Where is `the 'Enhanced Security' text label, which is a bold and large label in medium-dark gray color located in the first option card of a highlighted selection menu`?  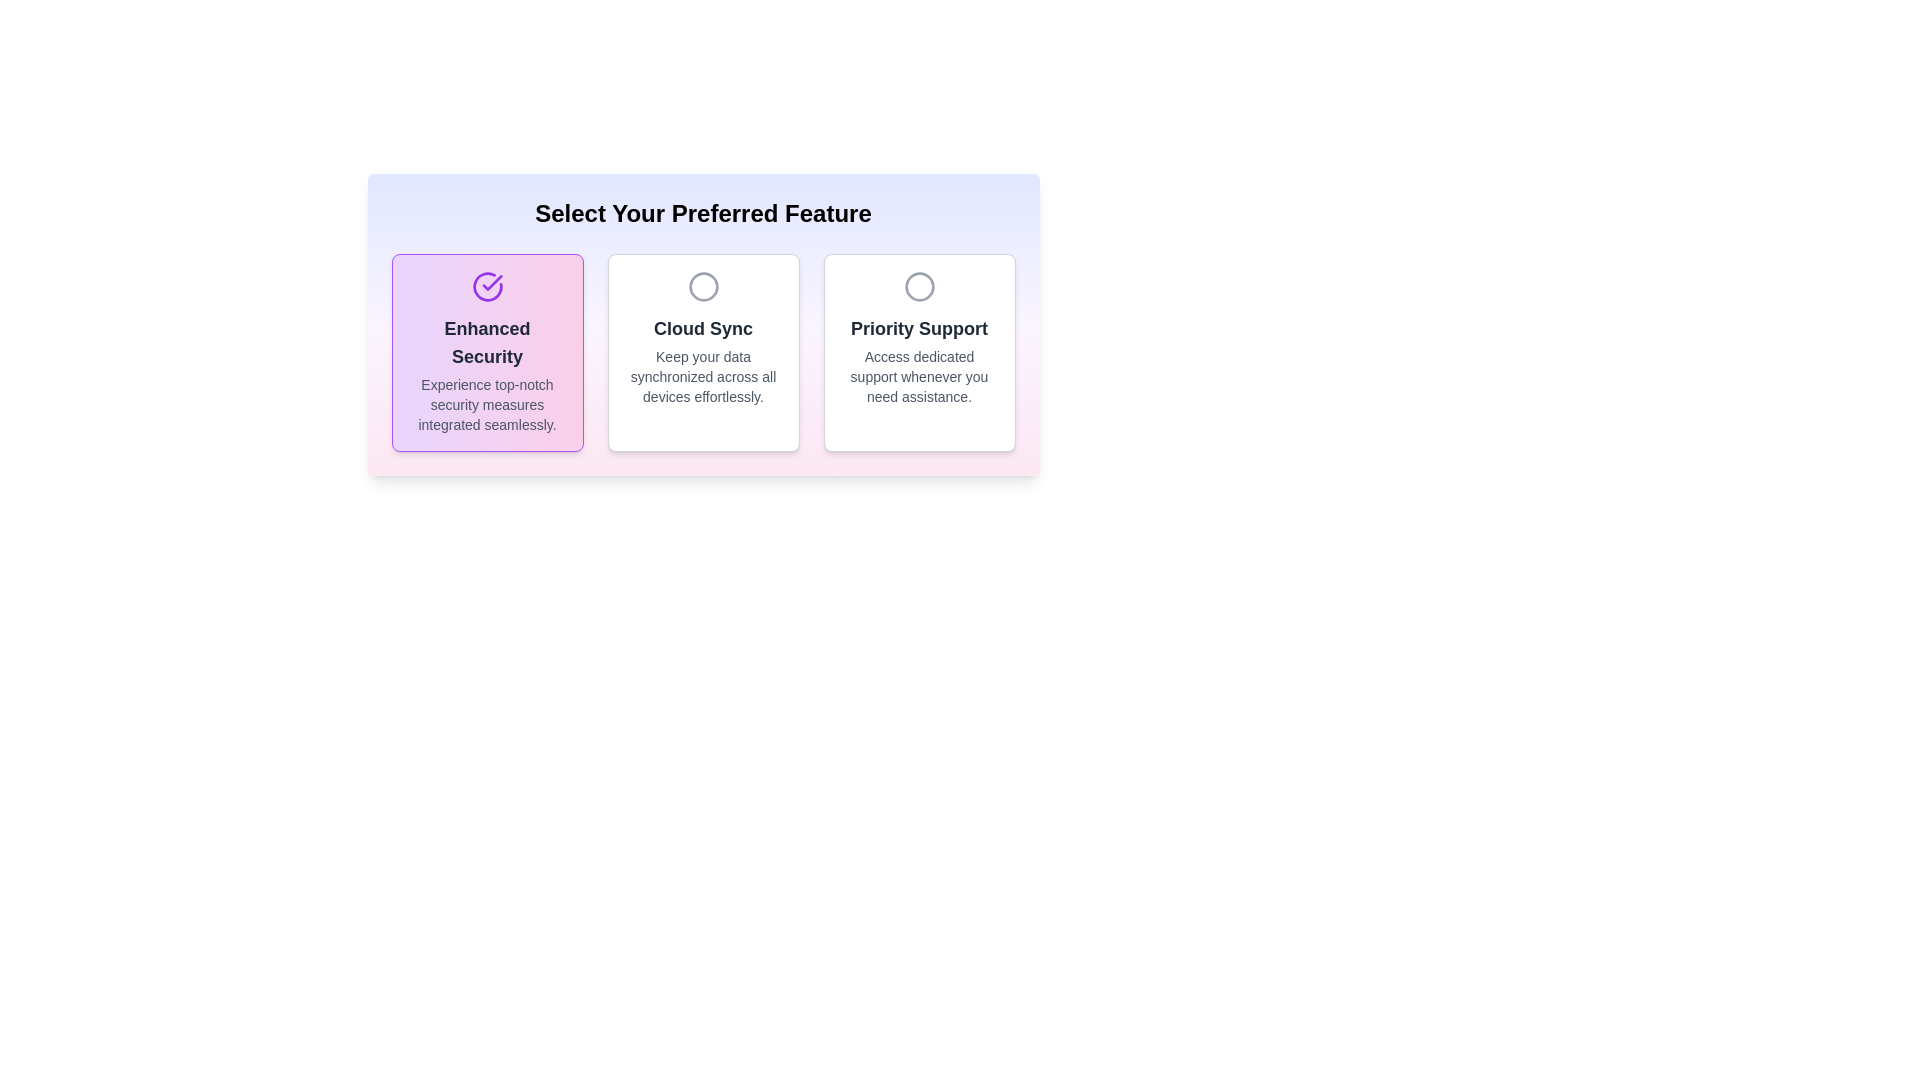
the 'Enhanced Security' text label, which is a bold and large label in medium-dark gray color located in the first option card of a highlighted selection menu is located at coordinates (487, 342).